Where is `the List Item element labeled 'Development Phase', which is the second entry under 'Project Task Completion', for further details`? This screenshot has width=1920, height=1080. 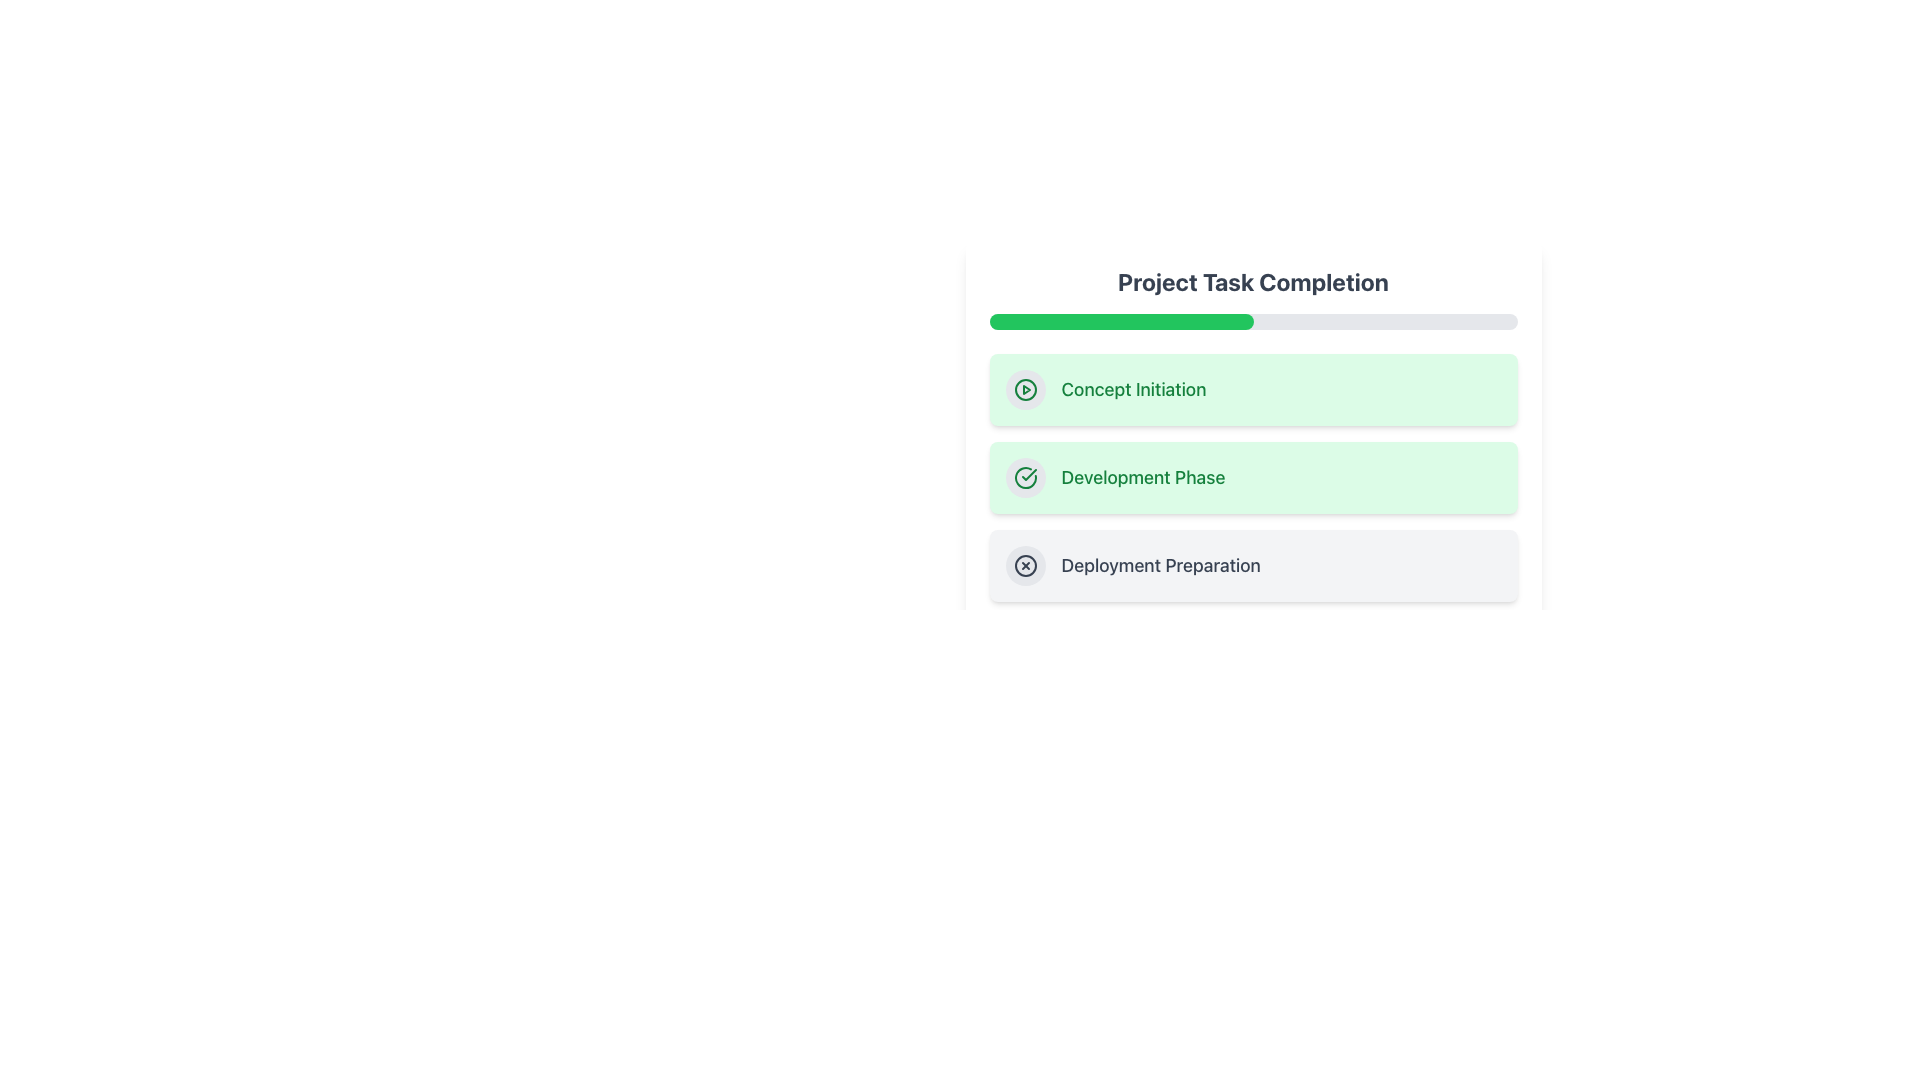 the List Item element labeled 'Development Phase', which is the second entry under 'Project Task Completion', for further details is located at coordinates (1252, 508).